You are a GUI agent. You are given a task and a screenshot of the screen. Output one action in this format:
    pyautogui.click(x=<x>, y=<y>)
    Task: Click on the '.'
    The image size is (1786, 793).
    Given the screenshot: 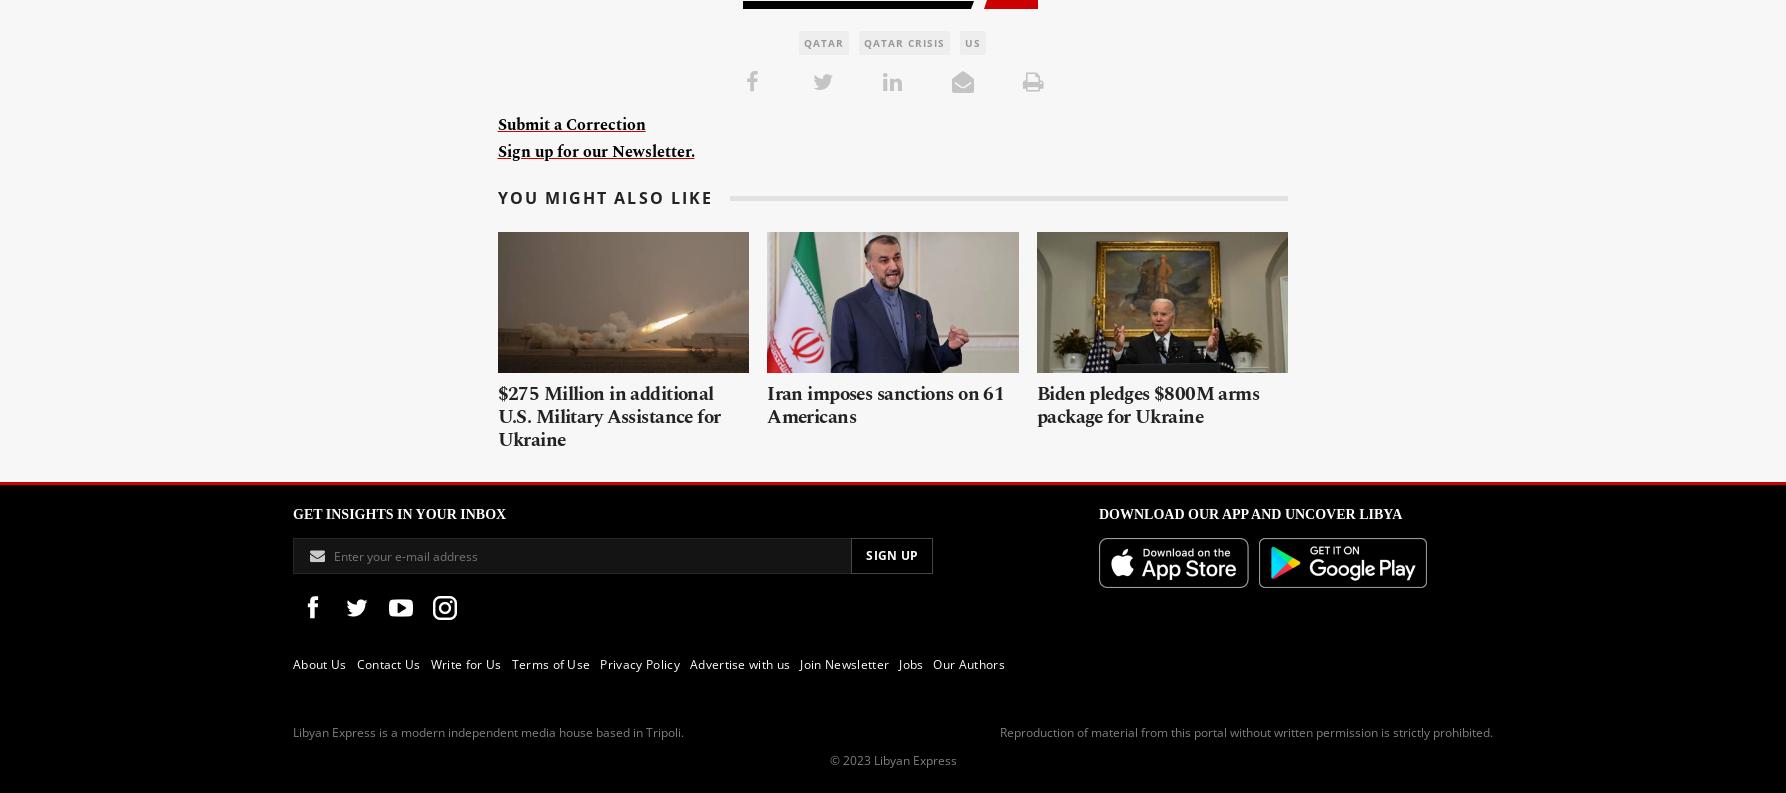 What is the action you would take?
    pyautogui.click(x=1490, y=731)
    